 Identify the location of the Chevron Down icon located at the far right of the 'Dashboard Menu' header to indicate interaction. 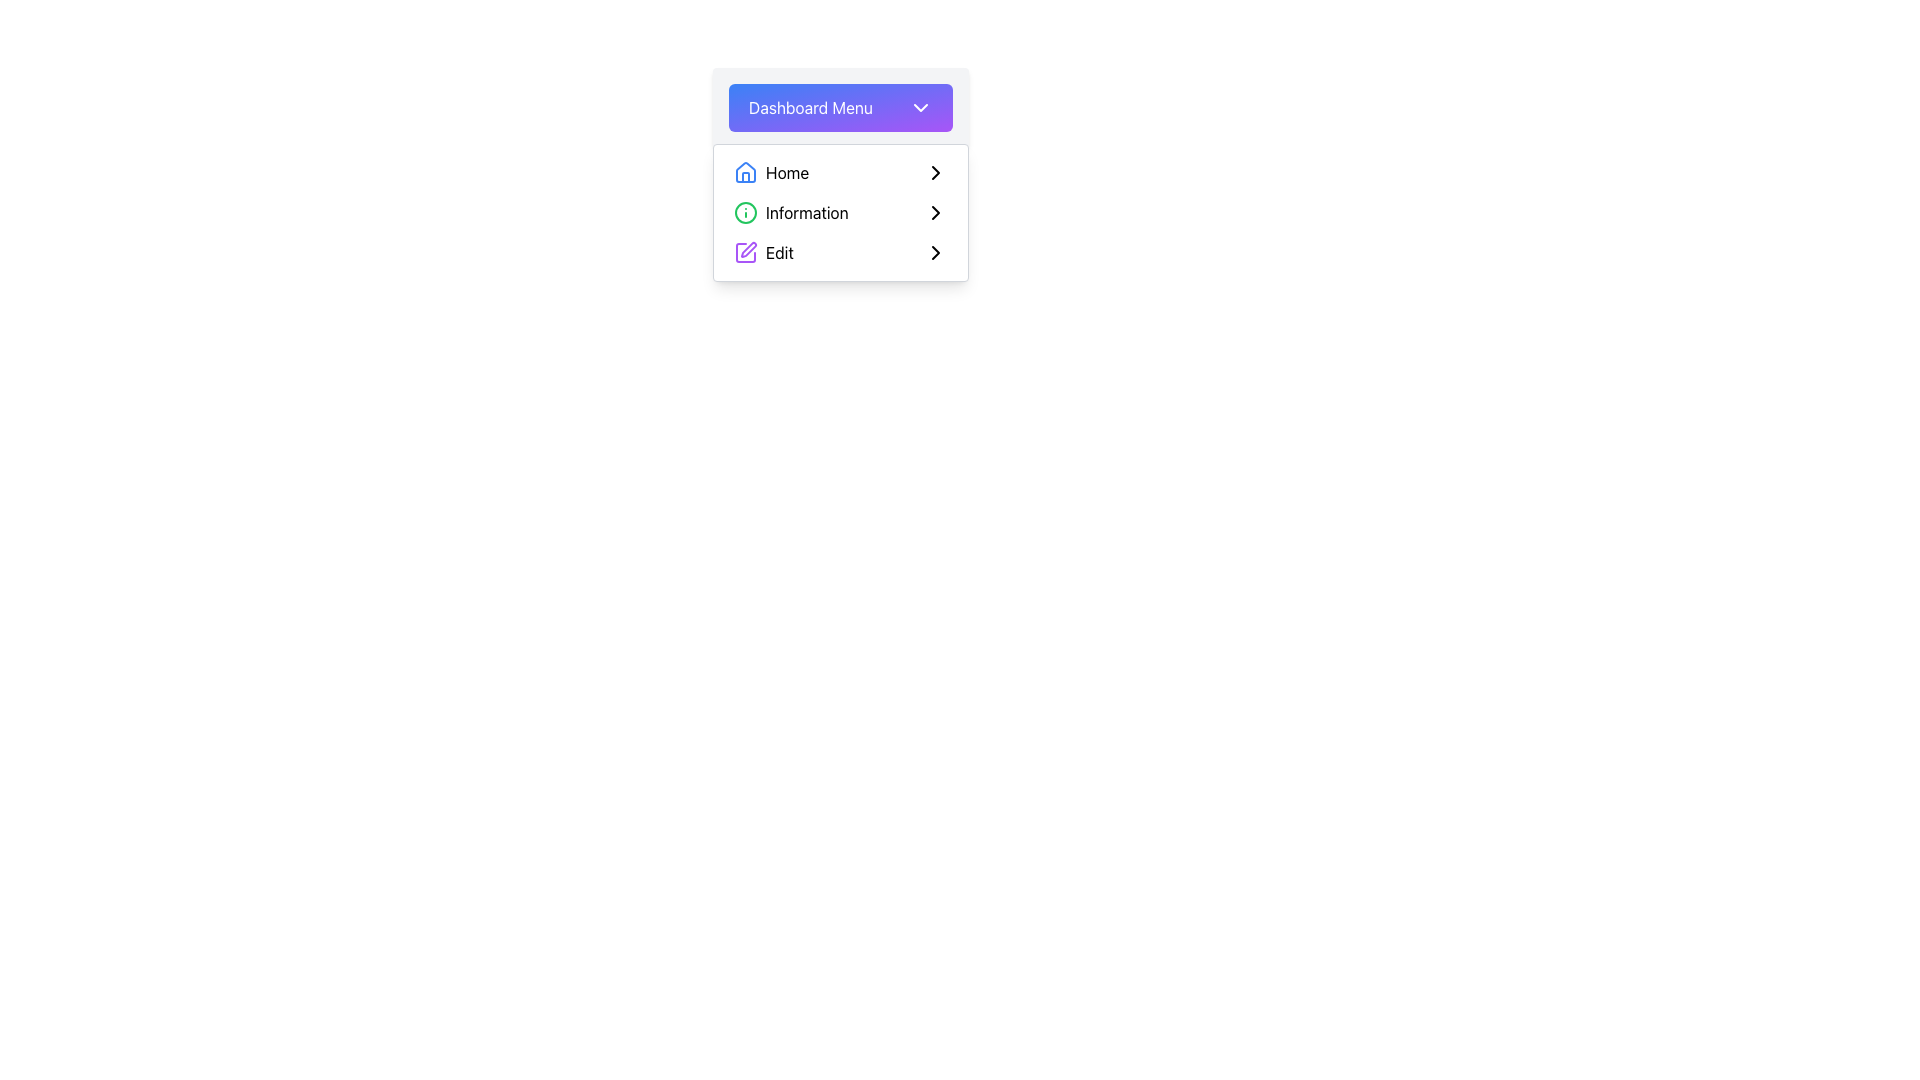
(920, 108).